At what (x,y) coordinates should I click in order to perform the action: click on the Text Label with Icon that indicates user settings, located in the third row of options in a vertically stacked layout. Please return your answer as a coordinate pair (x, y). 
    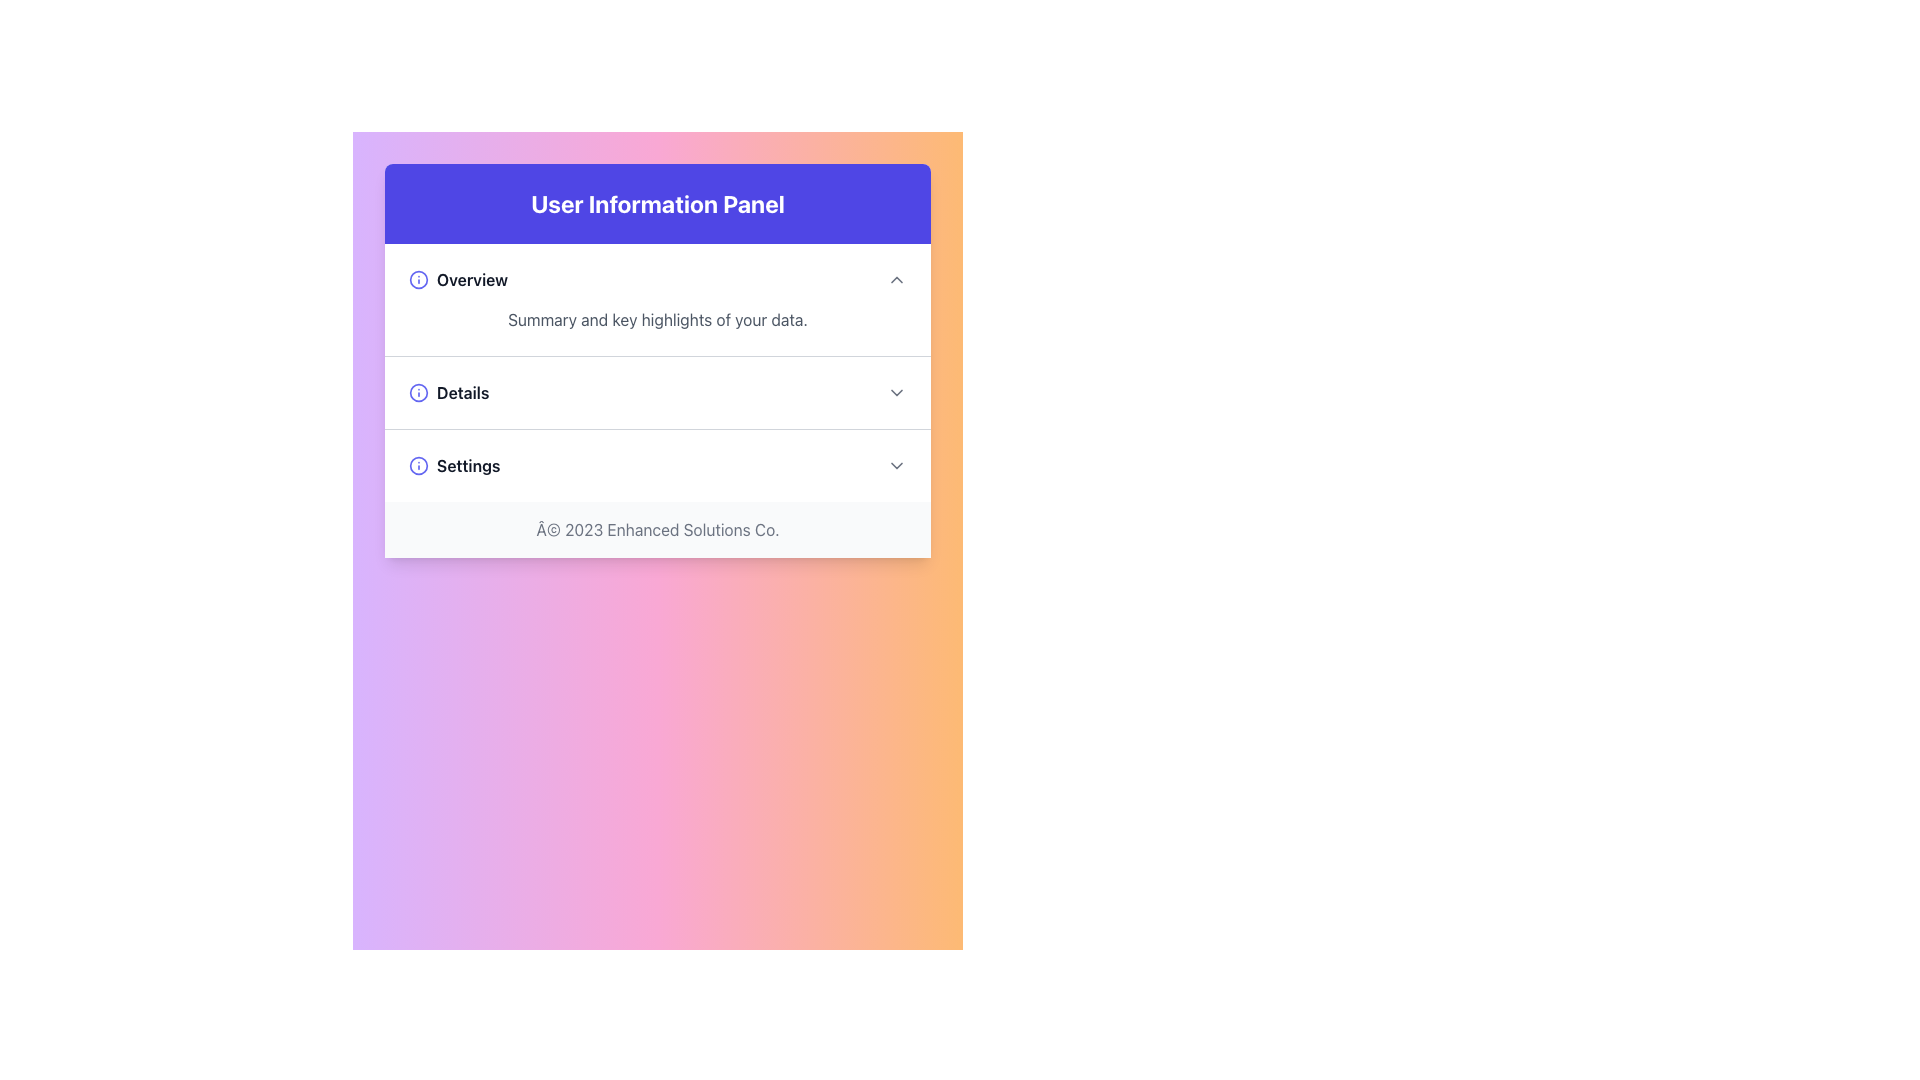
    Looking at the image, I should click on (453, 466).